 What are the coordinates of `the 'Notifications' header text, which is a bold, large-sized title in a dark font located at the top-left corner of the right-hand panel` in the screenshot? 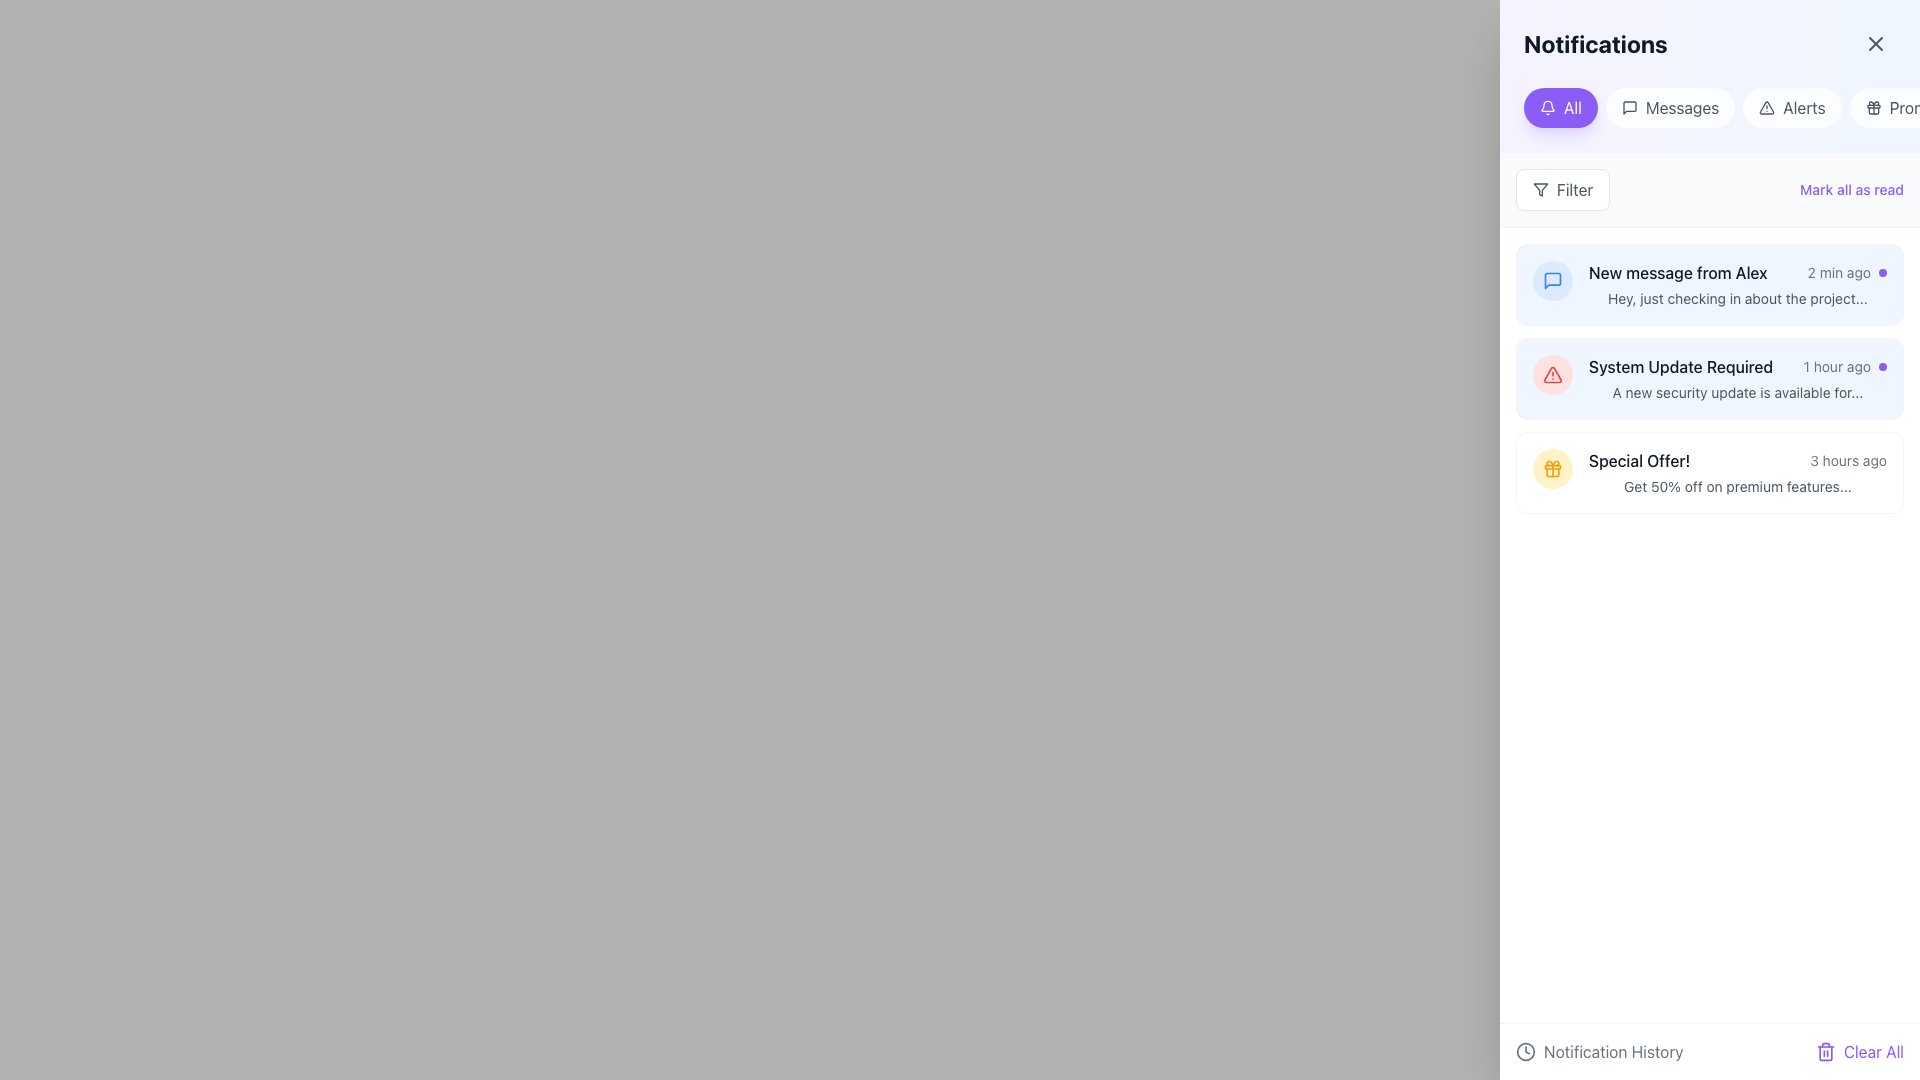 It's located at (1594, 43).